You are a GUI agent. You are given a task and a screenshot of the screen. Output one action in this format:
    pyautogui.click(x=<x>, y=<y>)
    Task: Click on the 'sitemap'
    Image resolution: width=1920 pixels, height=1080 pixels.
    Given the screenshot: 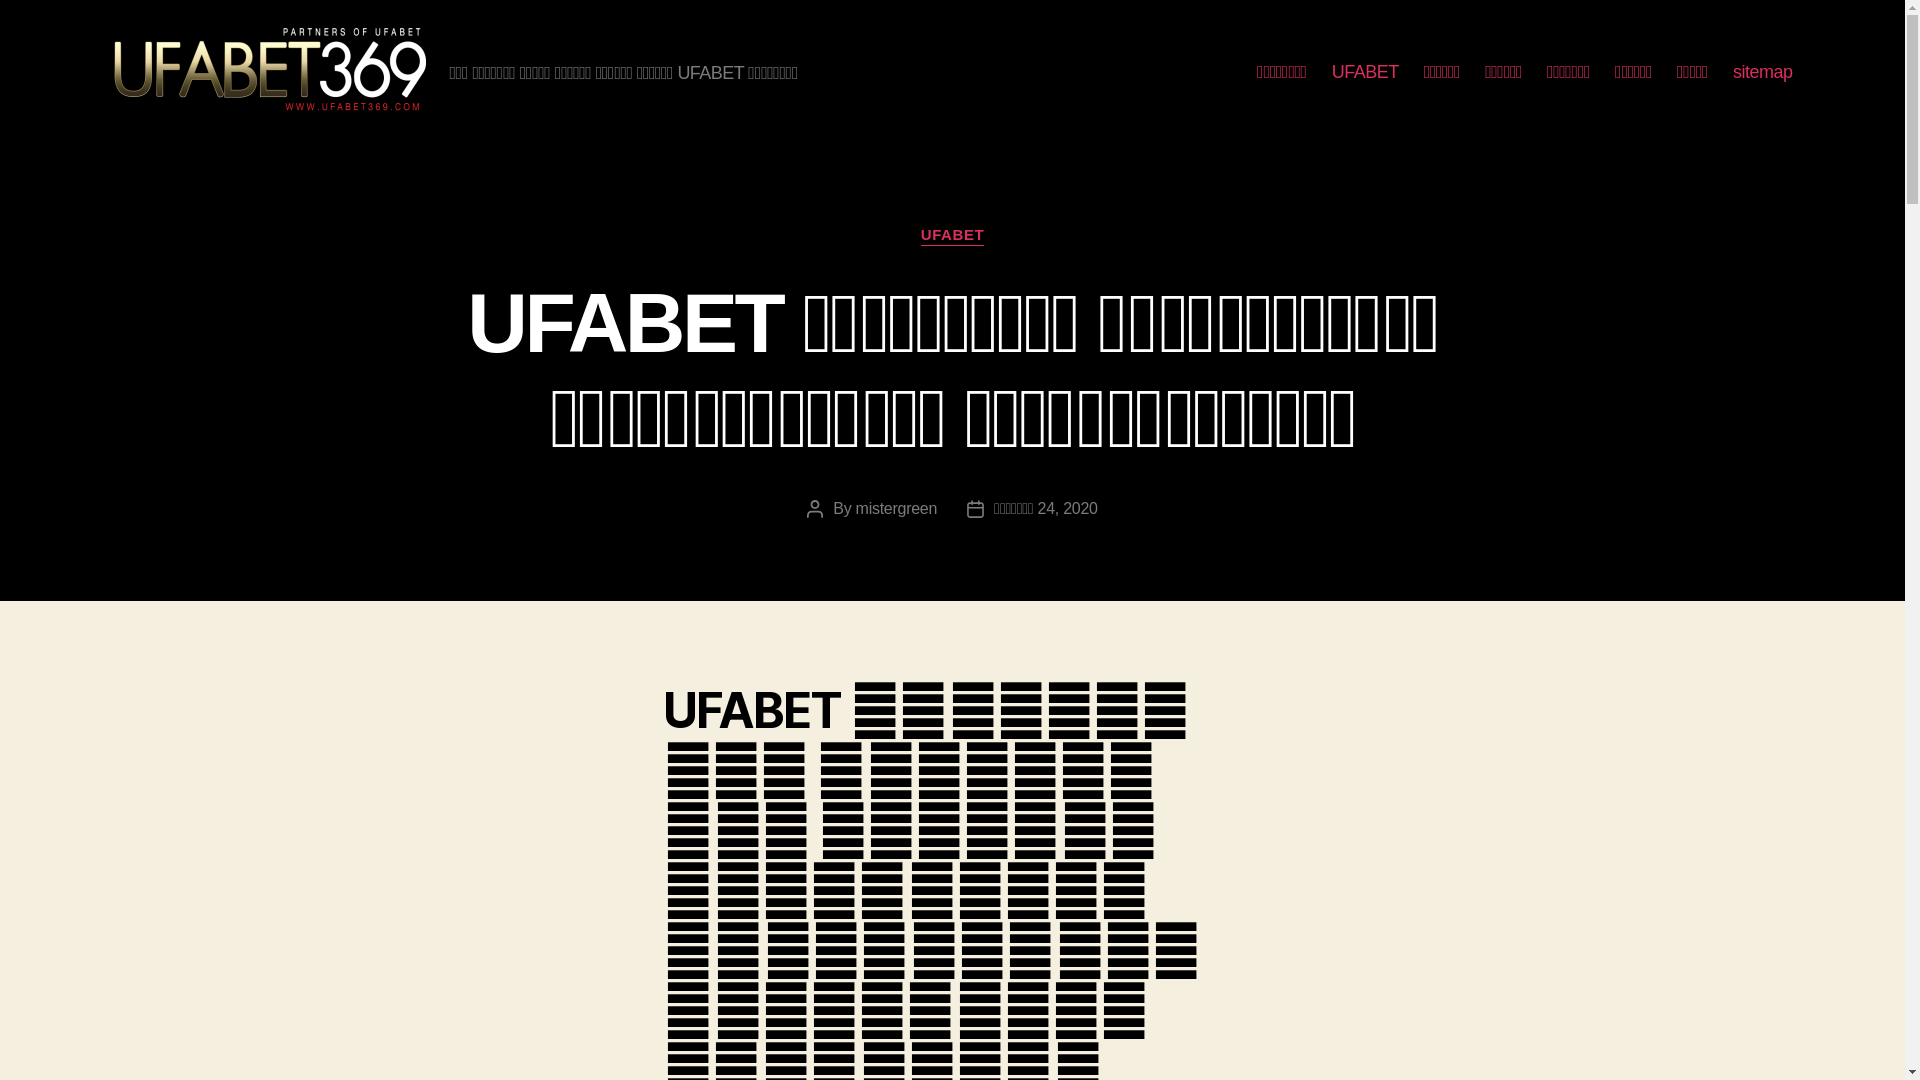 What is the action you would take?
    pyautogui.click(x=1762, y=72)
    